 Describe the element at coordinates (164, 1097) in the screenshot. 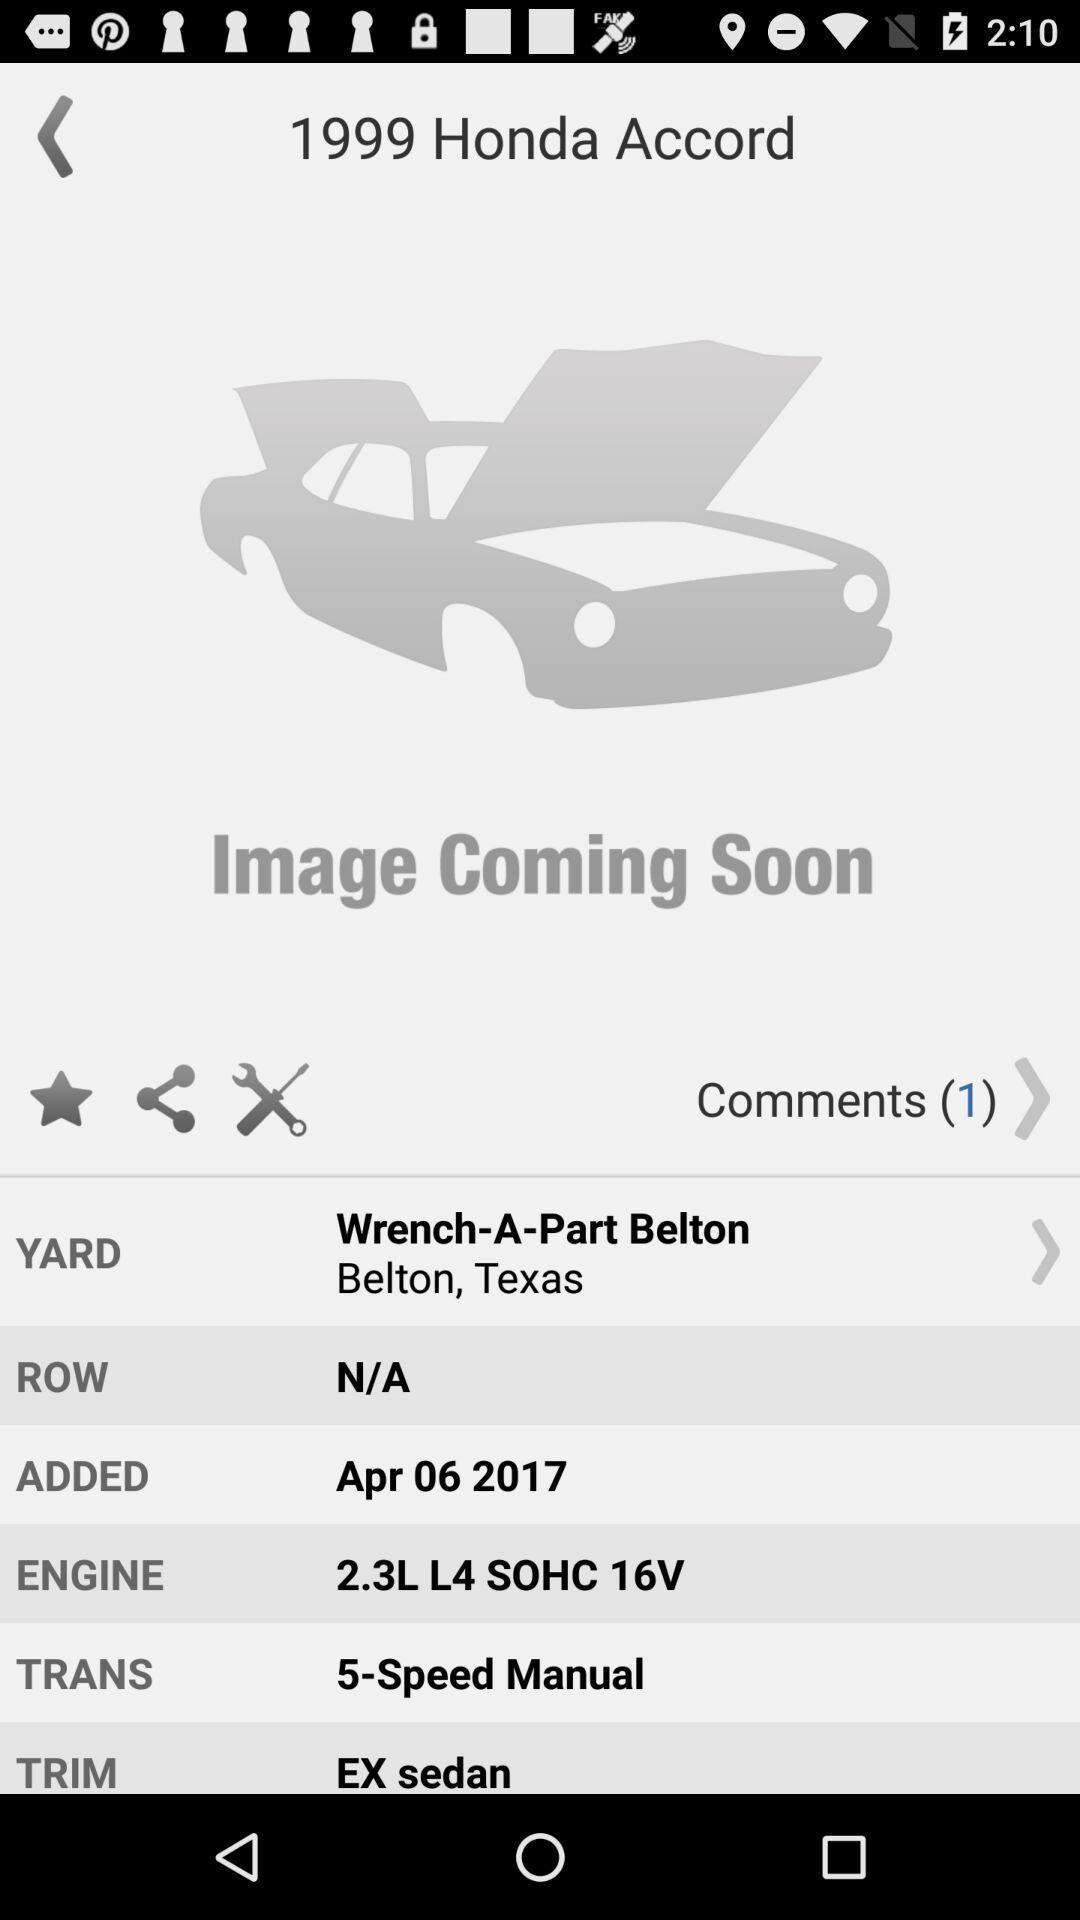

I see `share listing` at that location.